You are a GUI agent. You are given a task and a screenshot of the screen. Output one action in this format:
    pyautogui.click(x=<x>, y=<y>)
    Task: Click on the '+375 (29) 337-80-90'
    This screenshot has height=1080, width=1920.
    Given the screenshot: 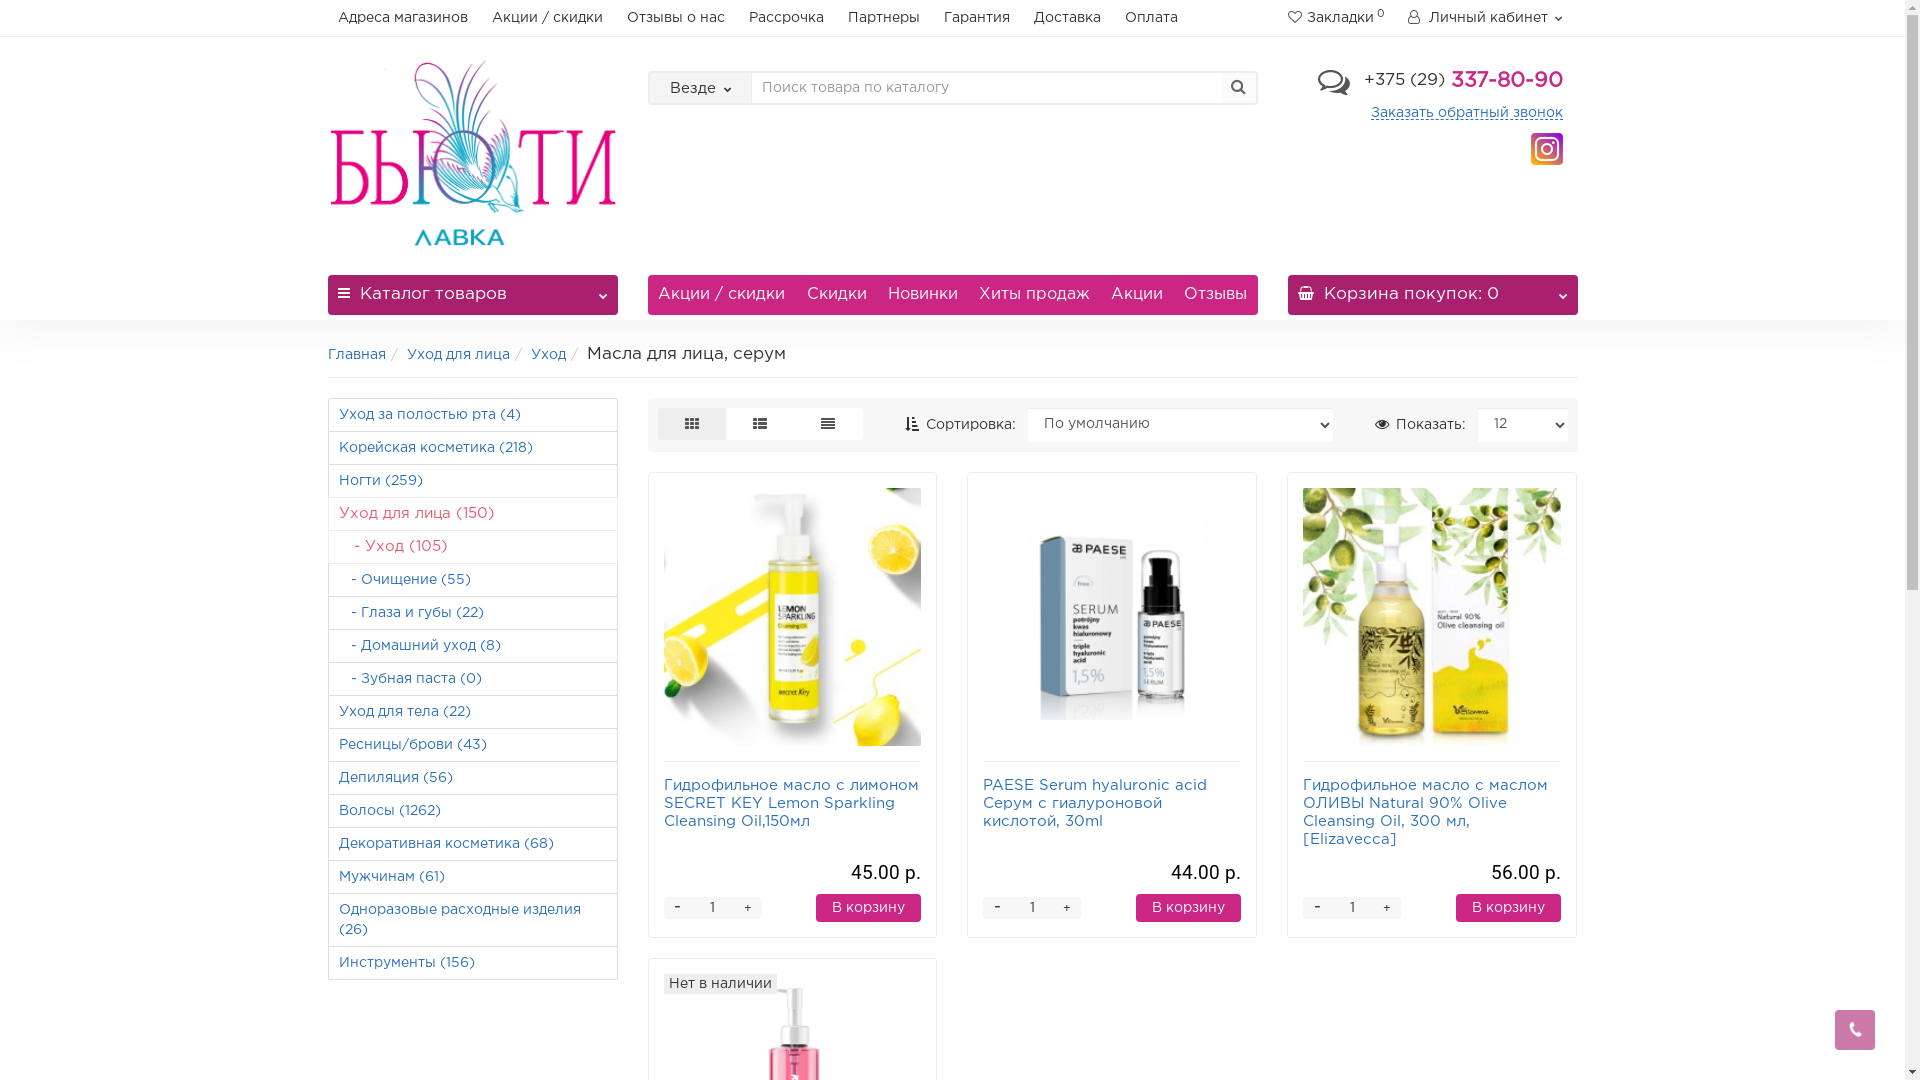 What is the action you would take?
    pyautogui.click(x=1463, y=80)
    